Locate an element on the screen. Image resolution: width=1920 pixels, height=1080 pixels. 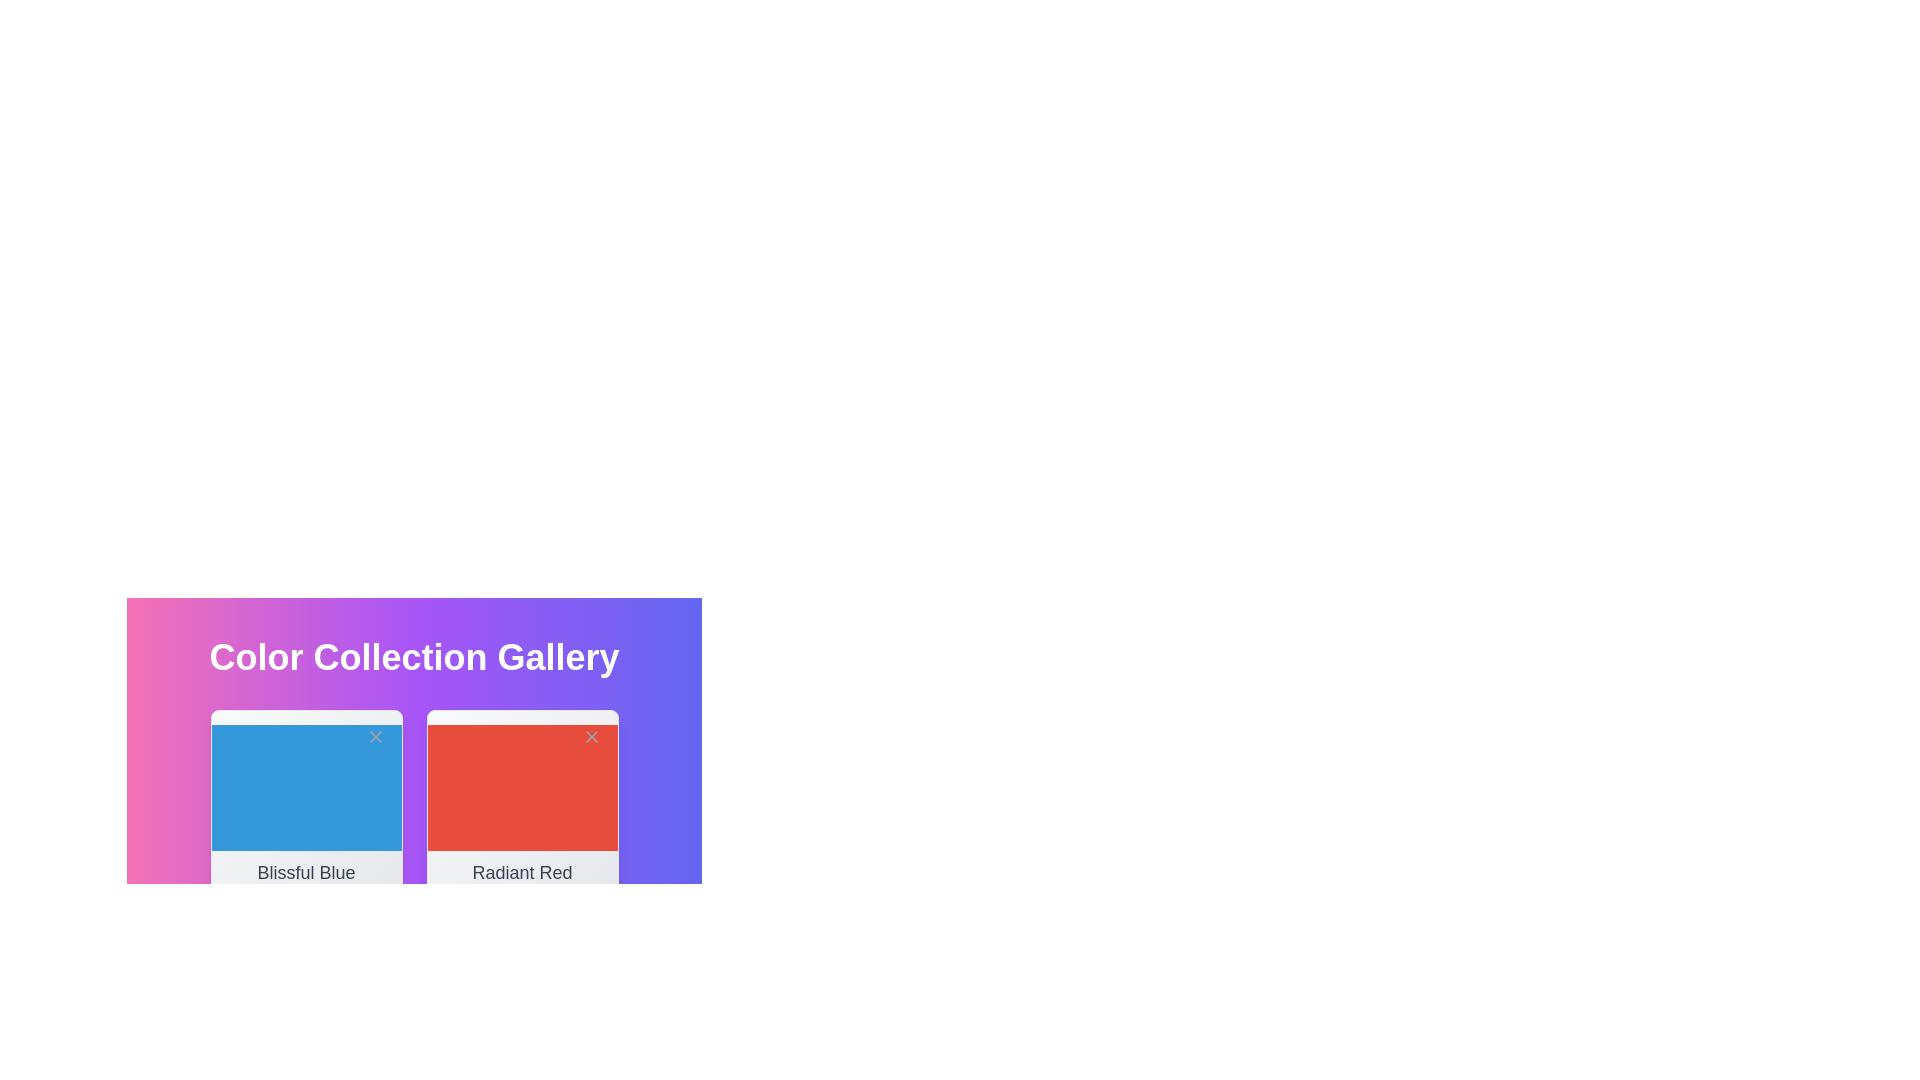
the prominent textual header 'Color Collection Gallery' which is displayed in a bold, white font on a vibrant gradient background is located at coordinates (413, 658).